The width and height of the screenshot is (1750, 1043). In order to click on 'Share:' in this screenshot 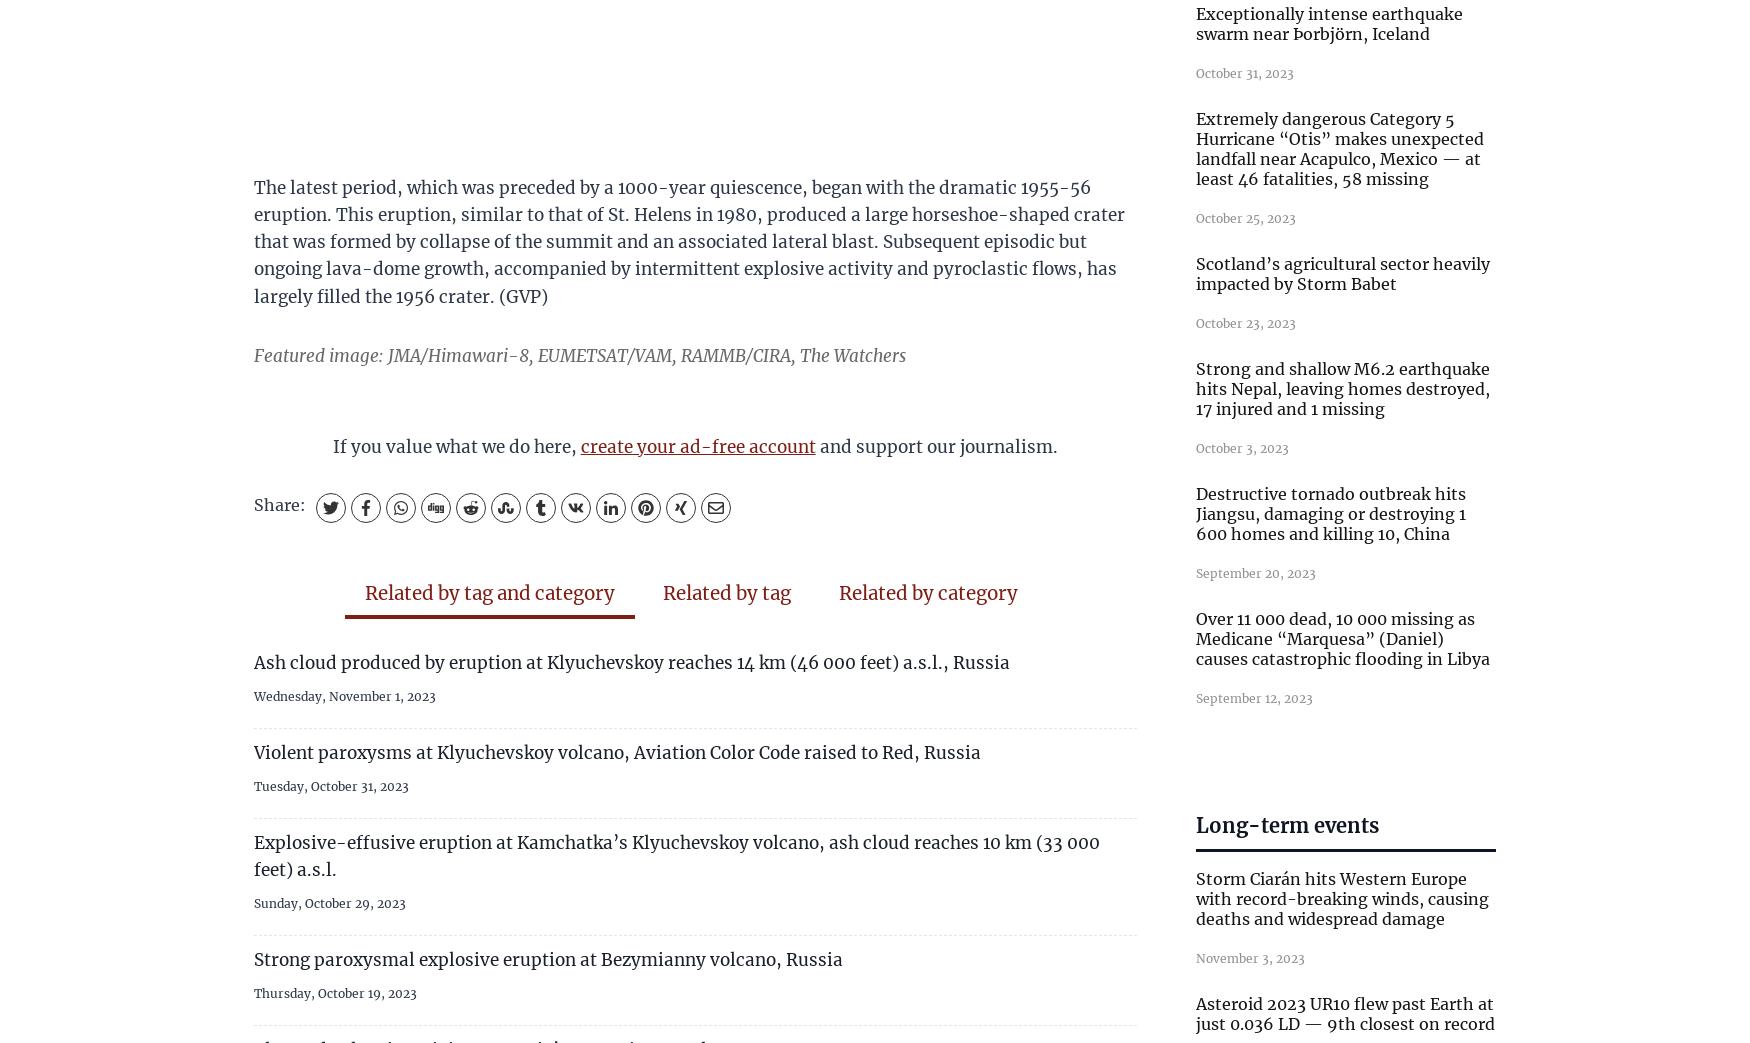, I will do `click(279, 504)`.